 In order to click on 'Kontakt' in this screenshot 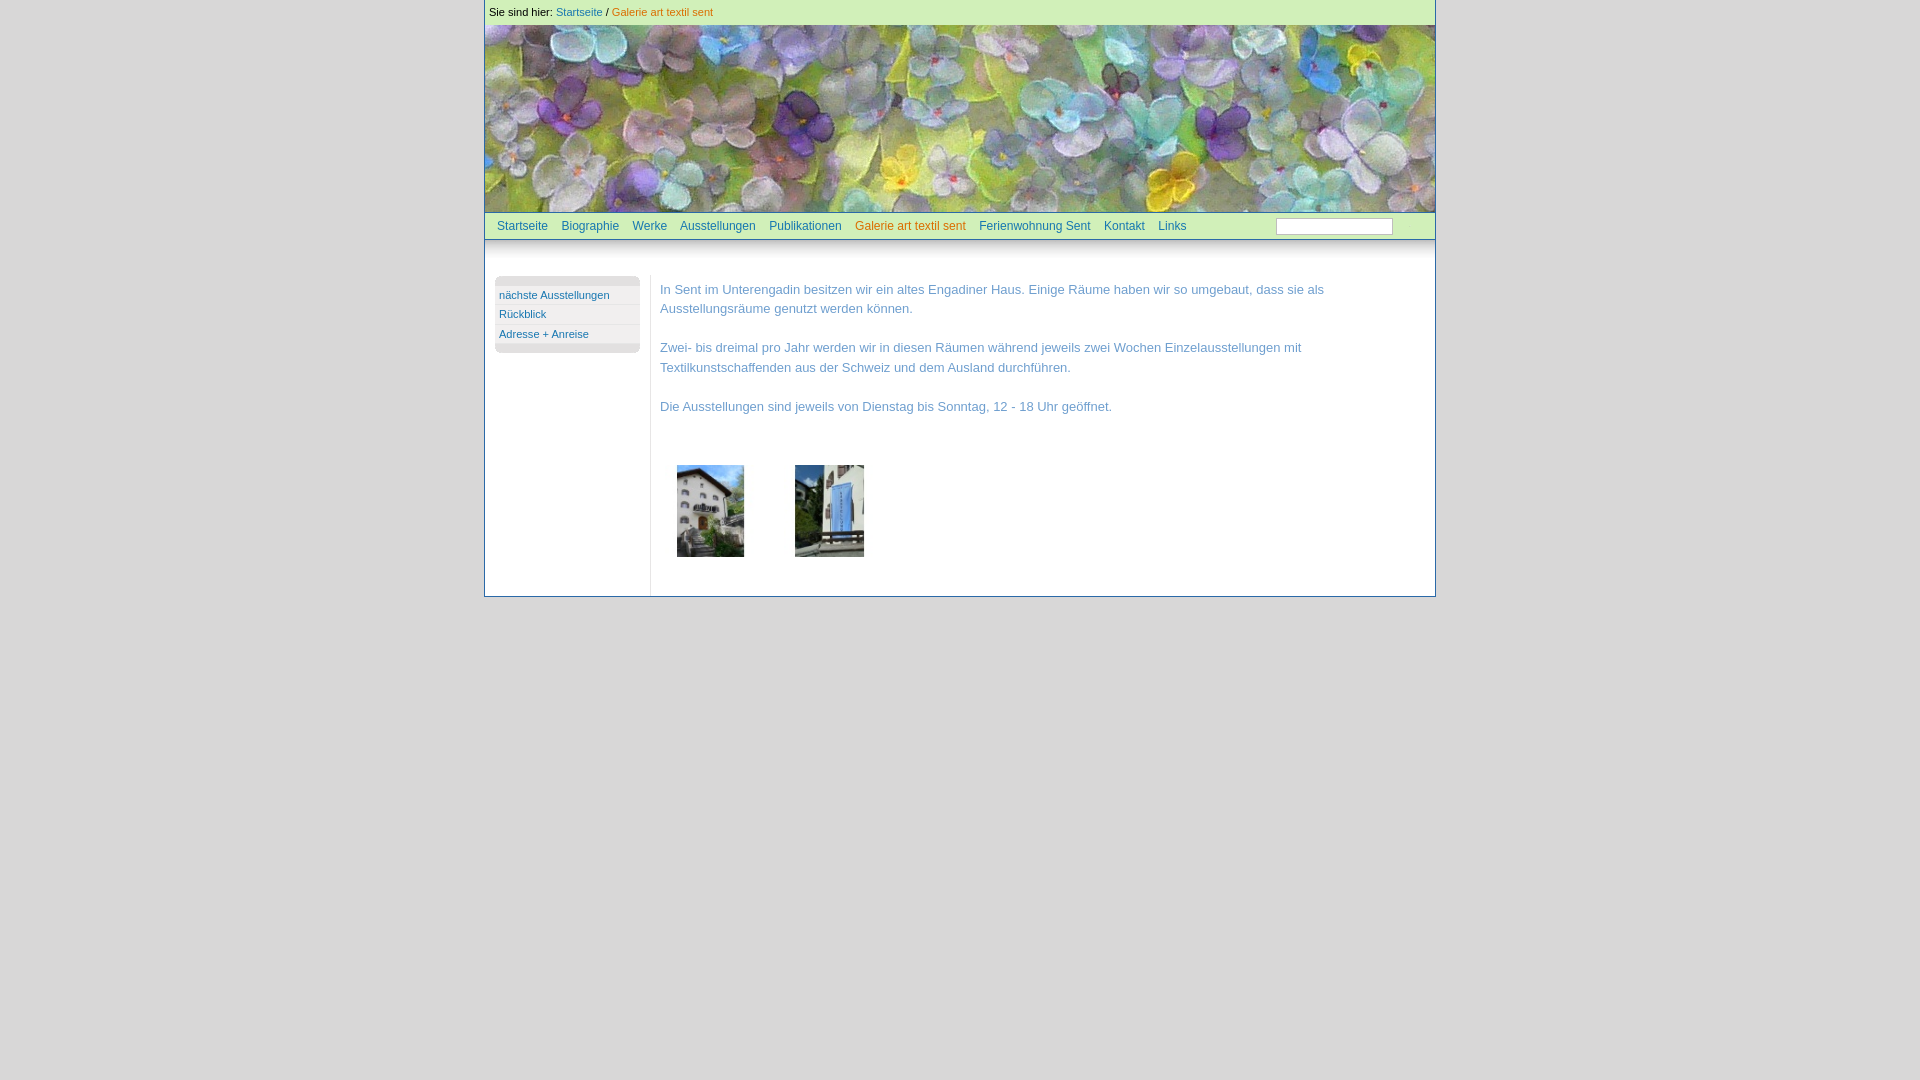, I will do `click(1103, 225)`.